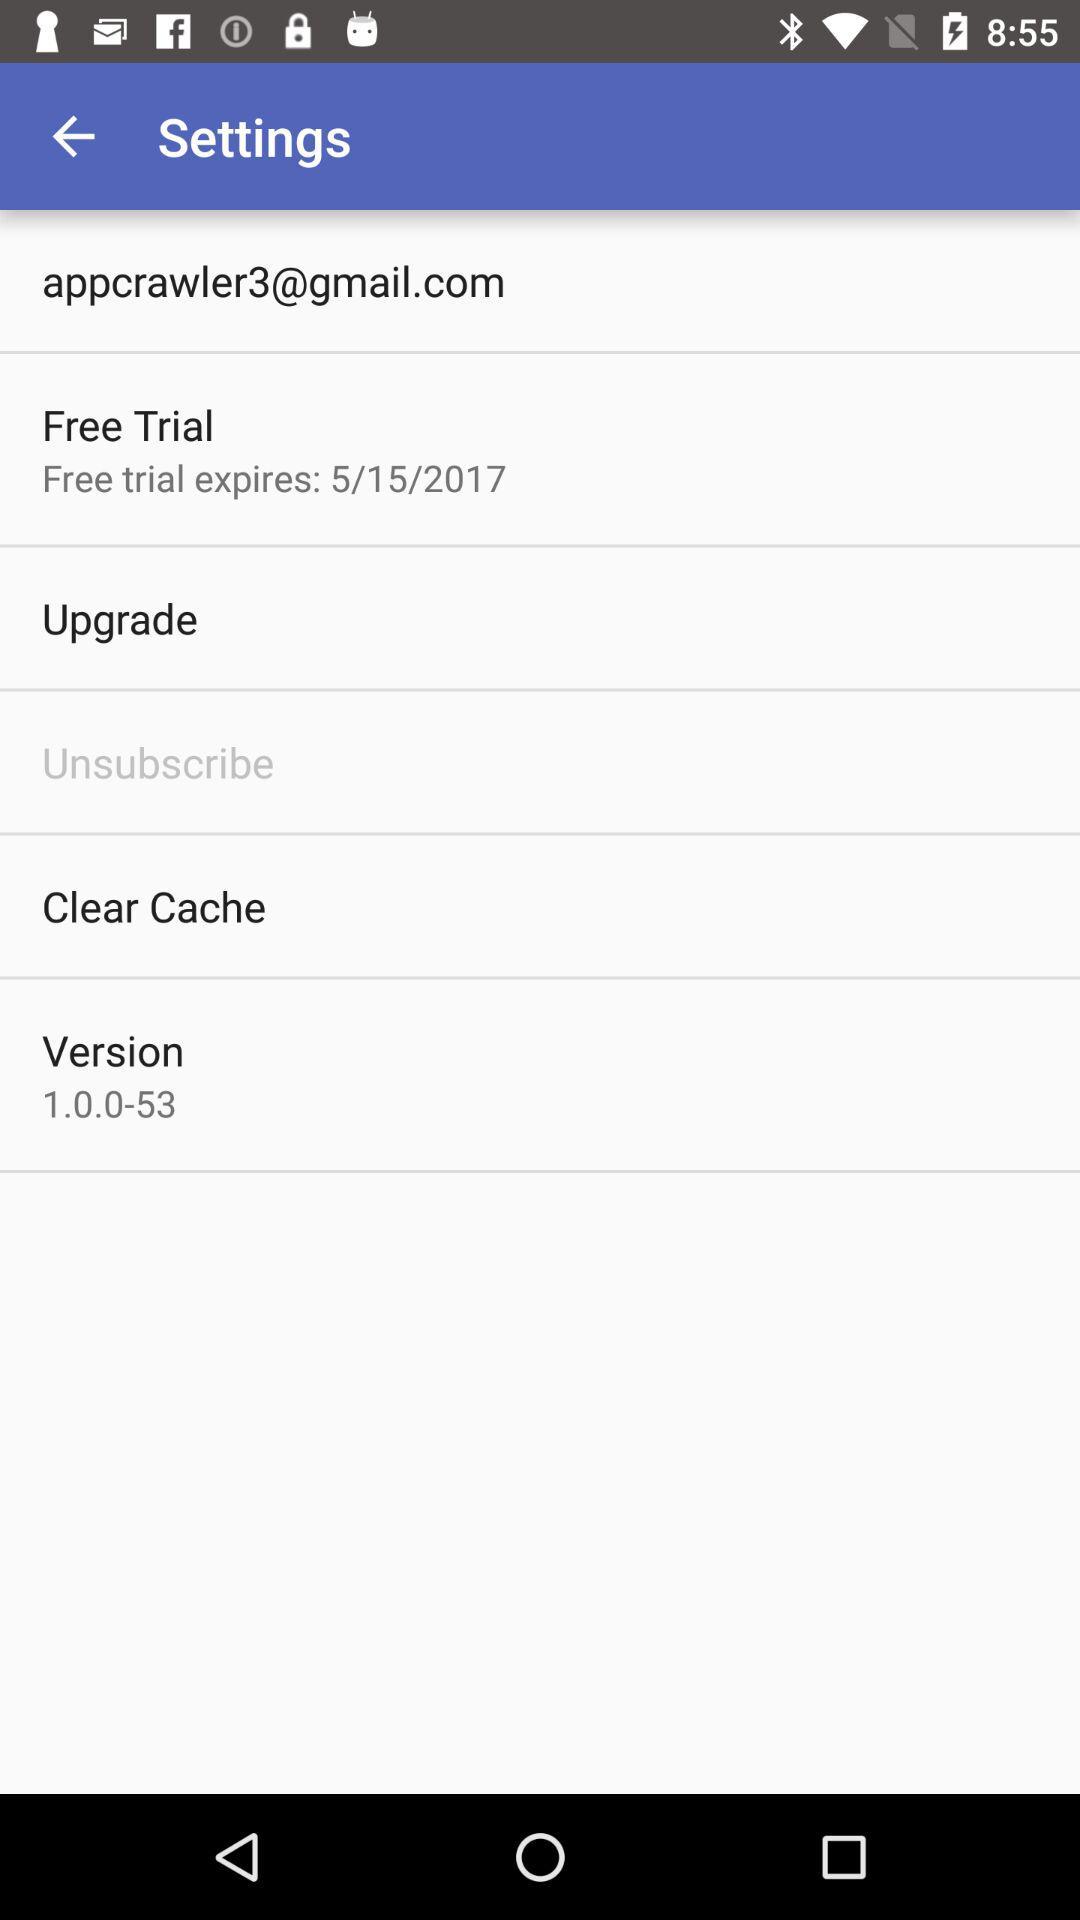  I want to click on unsubscribe, so click(157, 761).